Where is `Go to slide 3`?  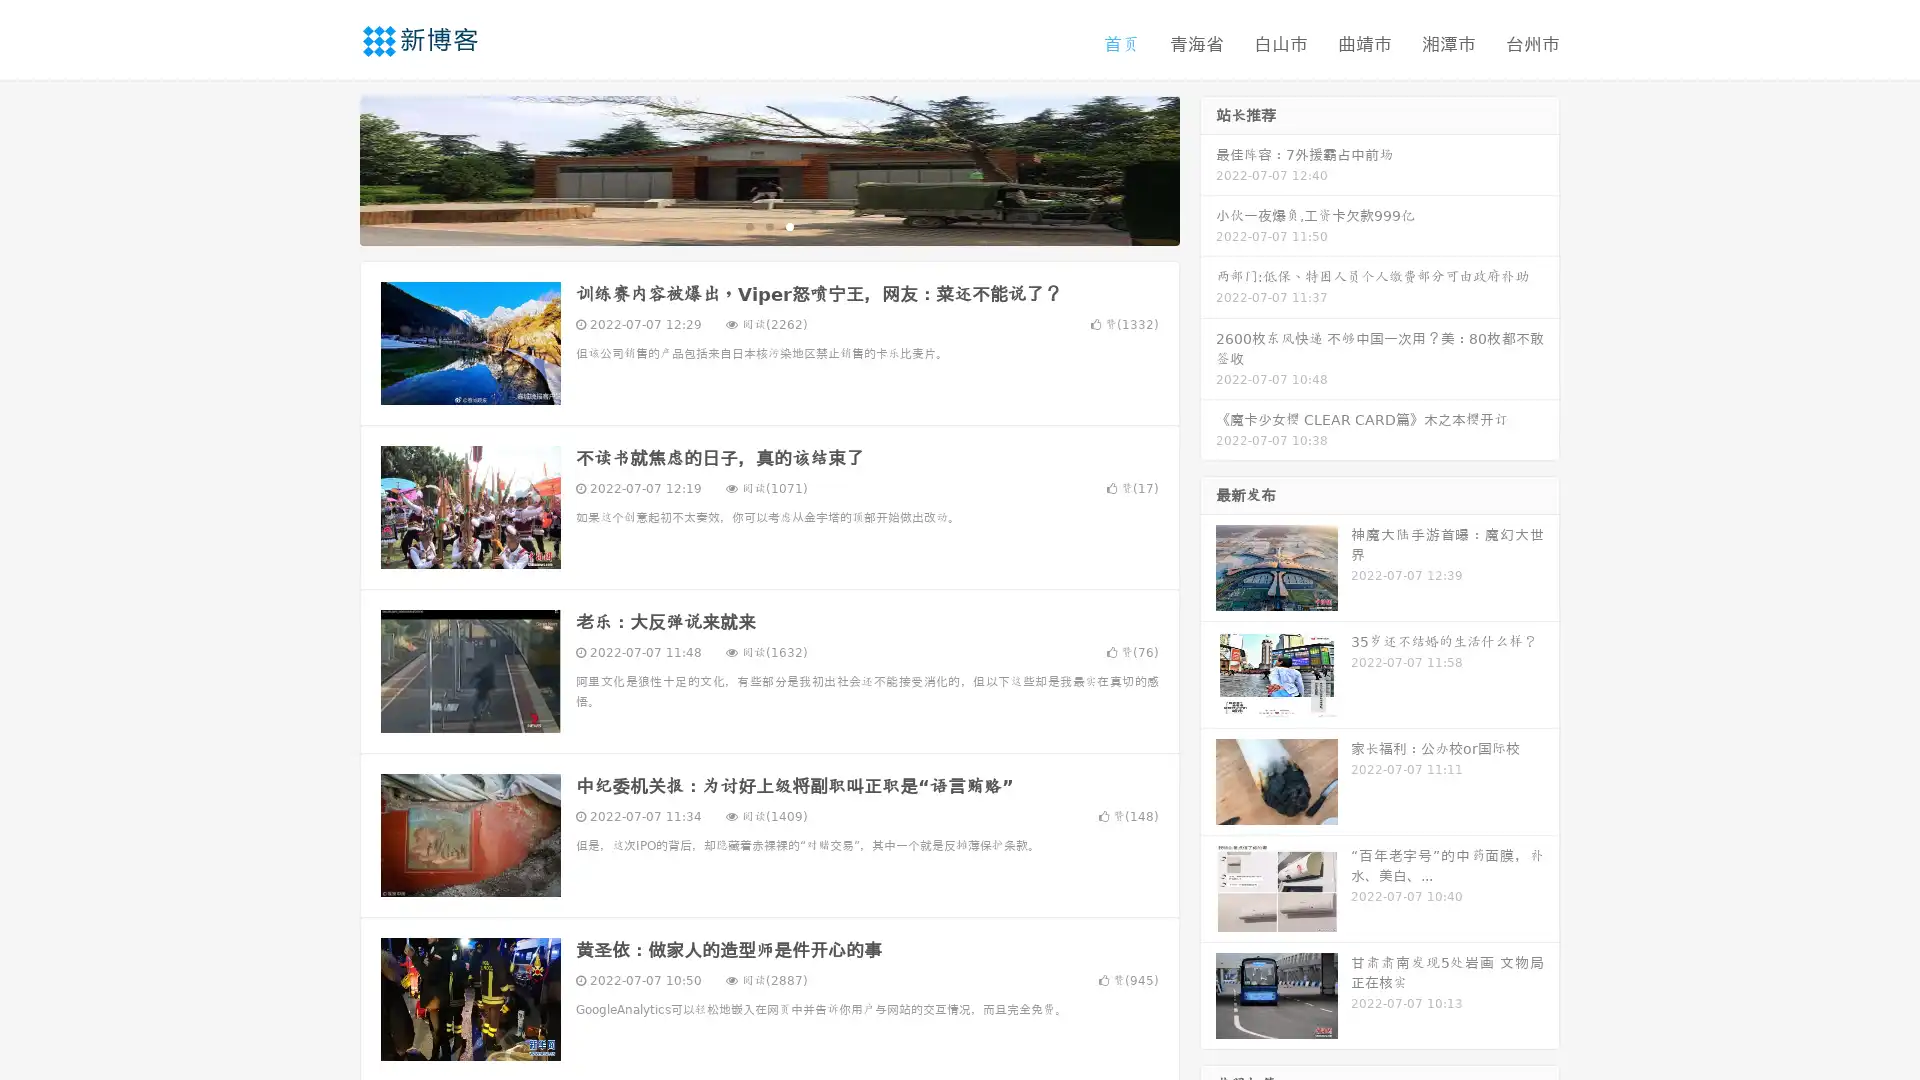
Go to slide 3 is located at coordinates (789, 225).